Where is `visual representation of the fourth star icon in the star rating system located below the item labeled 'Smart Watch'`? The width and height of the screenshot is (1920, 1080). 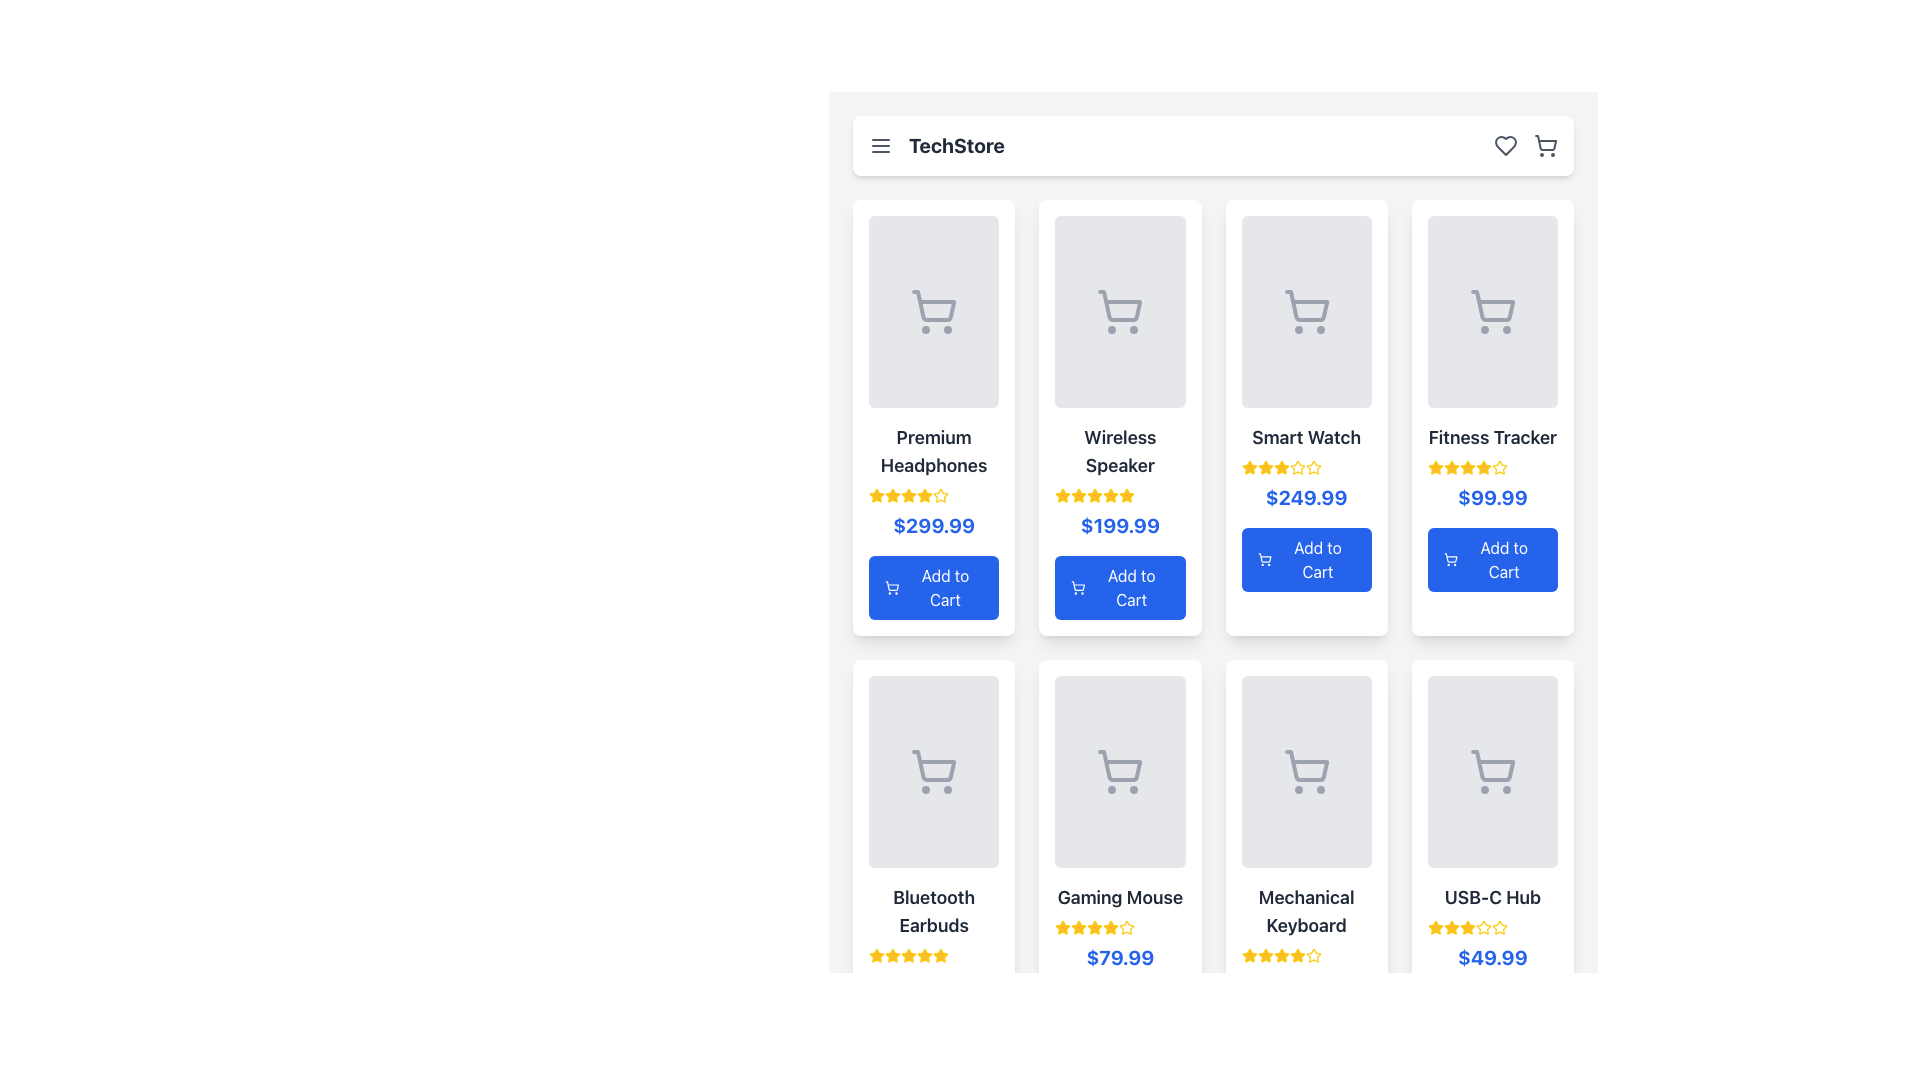
visual representation of the fourth star icon in the star rating system located below the item labeled 'Smart Watch' is located at coordinates (1281, 467).